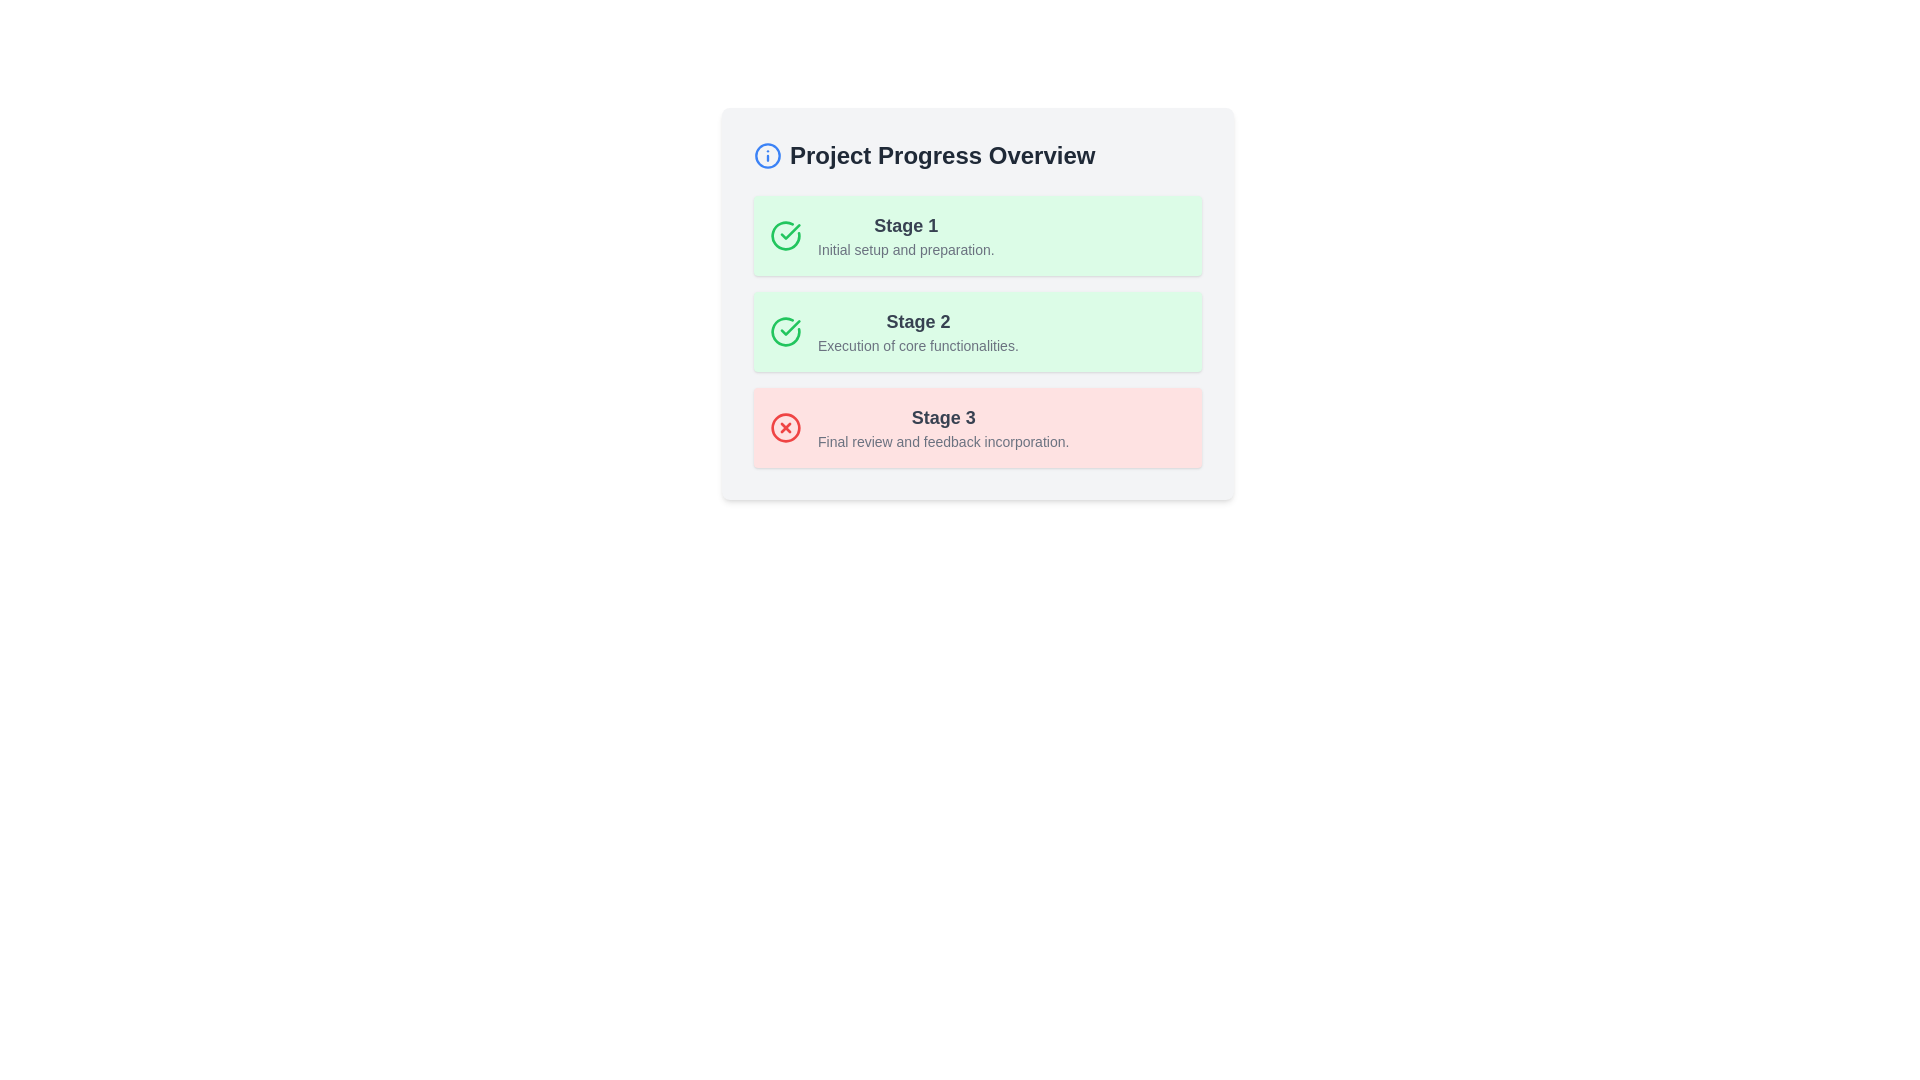 Image resolution: width=1920 pixels, height=1080 pixels. What do you see at coordinates (767, 154) in the screenshot?
I see `the decorative element inside the blue circular icon preceding the heading titled 'Project Progress Overview'` at bounding box center [767, 154].